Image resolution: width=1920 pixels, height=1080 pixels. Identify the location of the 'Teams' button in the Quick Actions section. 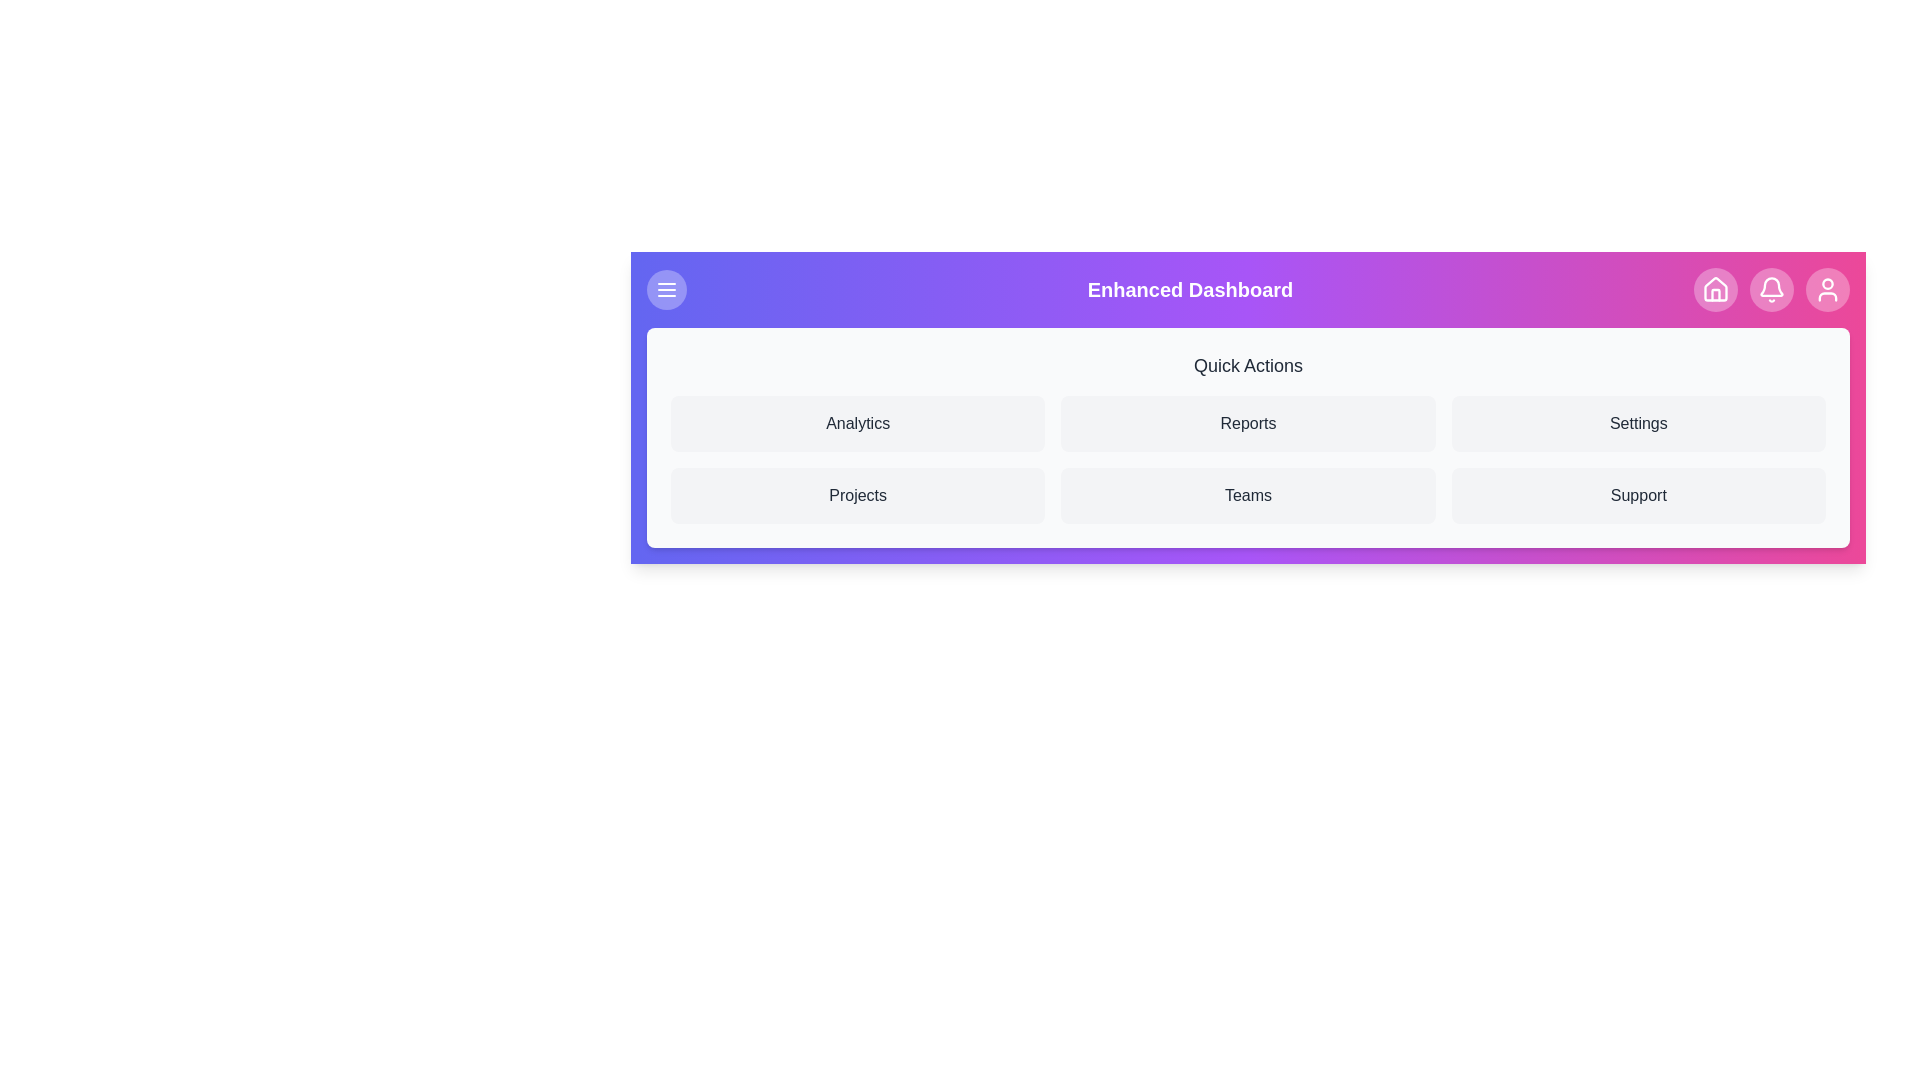
(1247, 495).